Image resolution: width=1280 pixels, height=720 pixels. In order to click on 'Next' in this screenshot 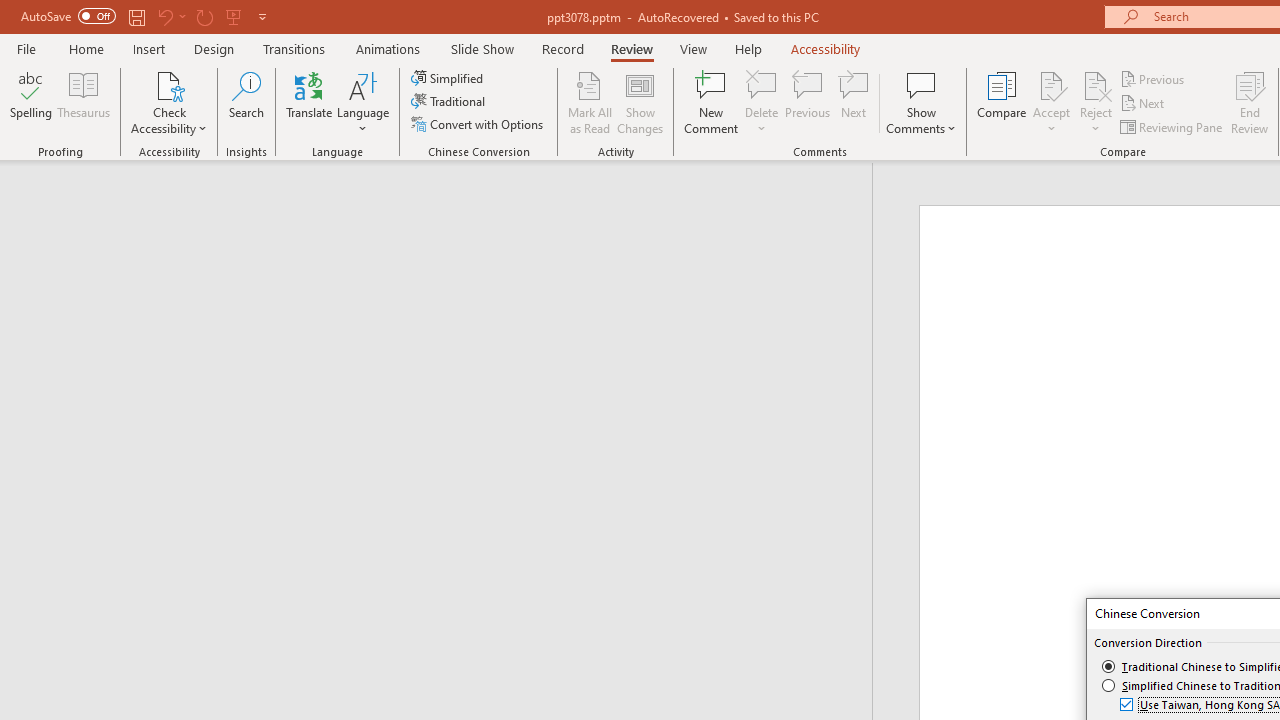, I will do `click(1144, 103)`.